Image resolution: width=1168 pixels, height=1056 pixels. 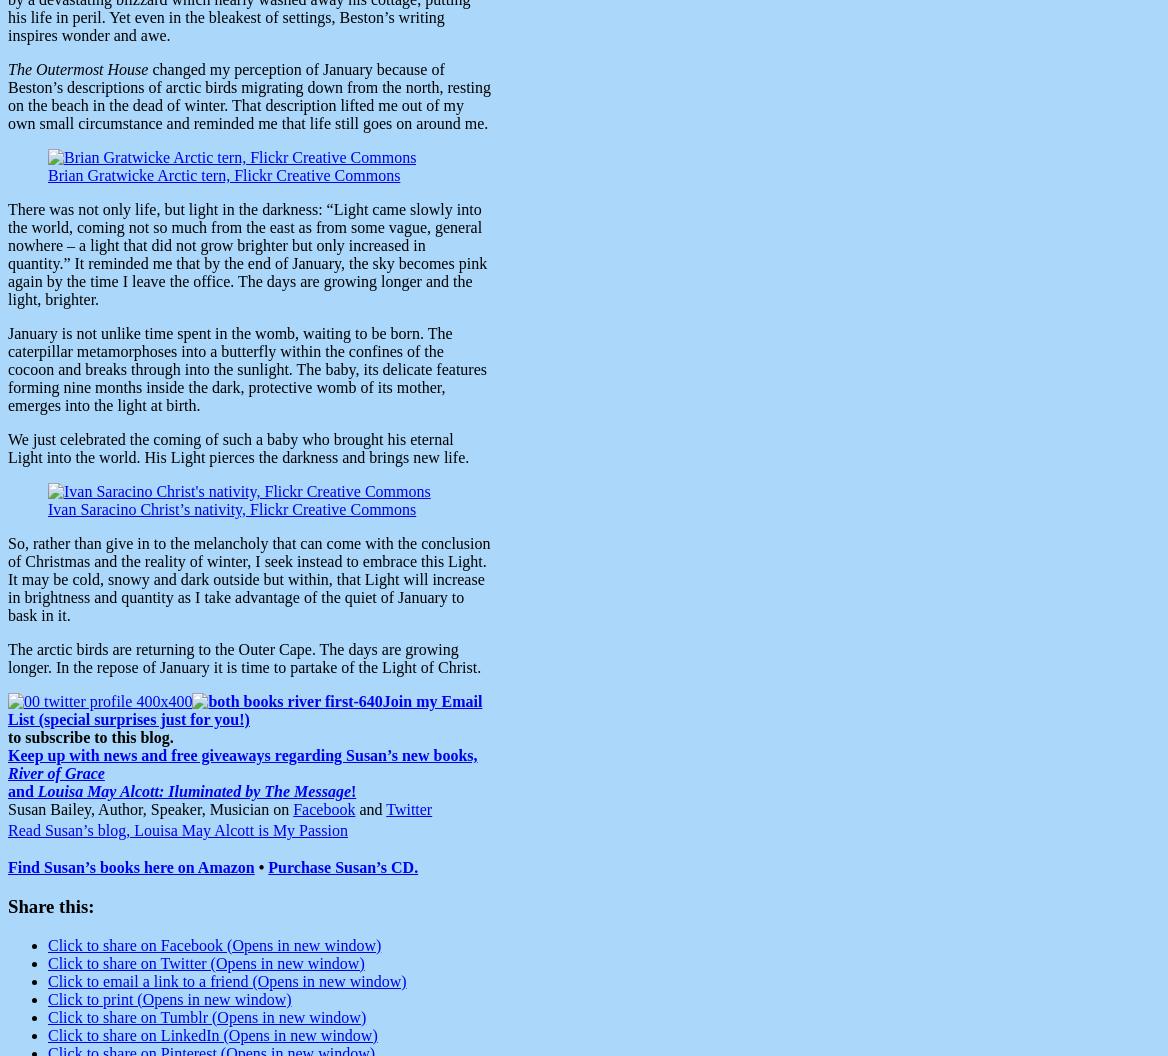 What do you see at coordinates (244, 710) in the screenshot?
I see `'Join my Email List (special surprises just for you!)'` at bounding box center [244, 710].